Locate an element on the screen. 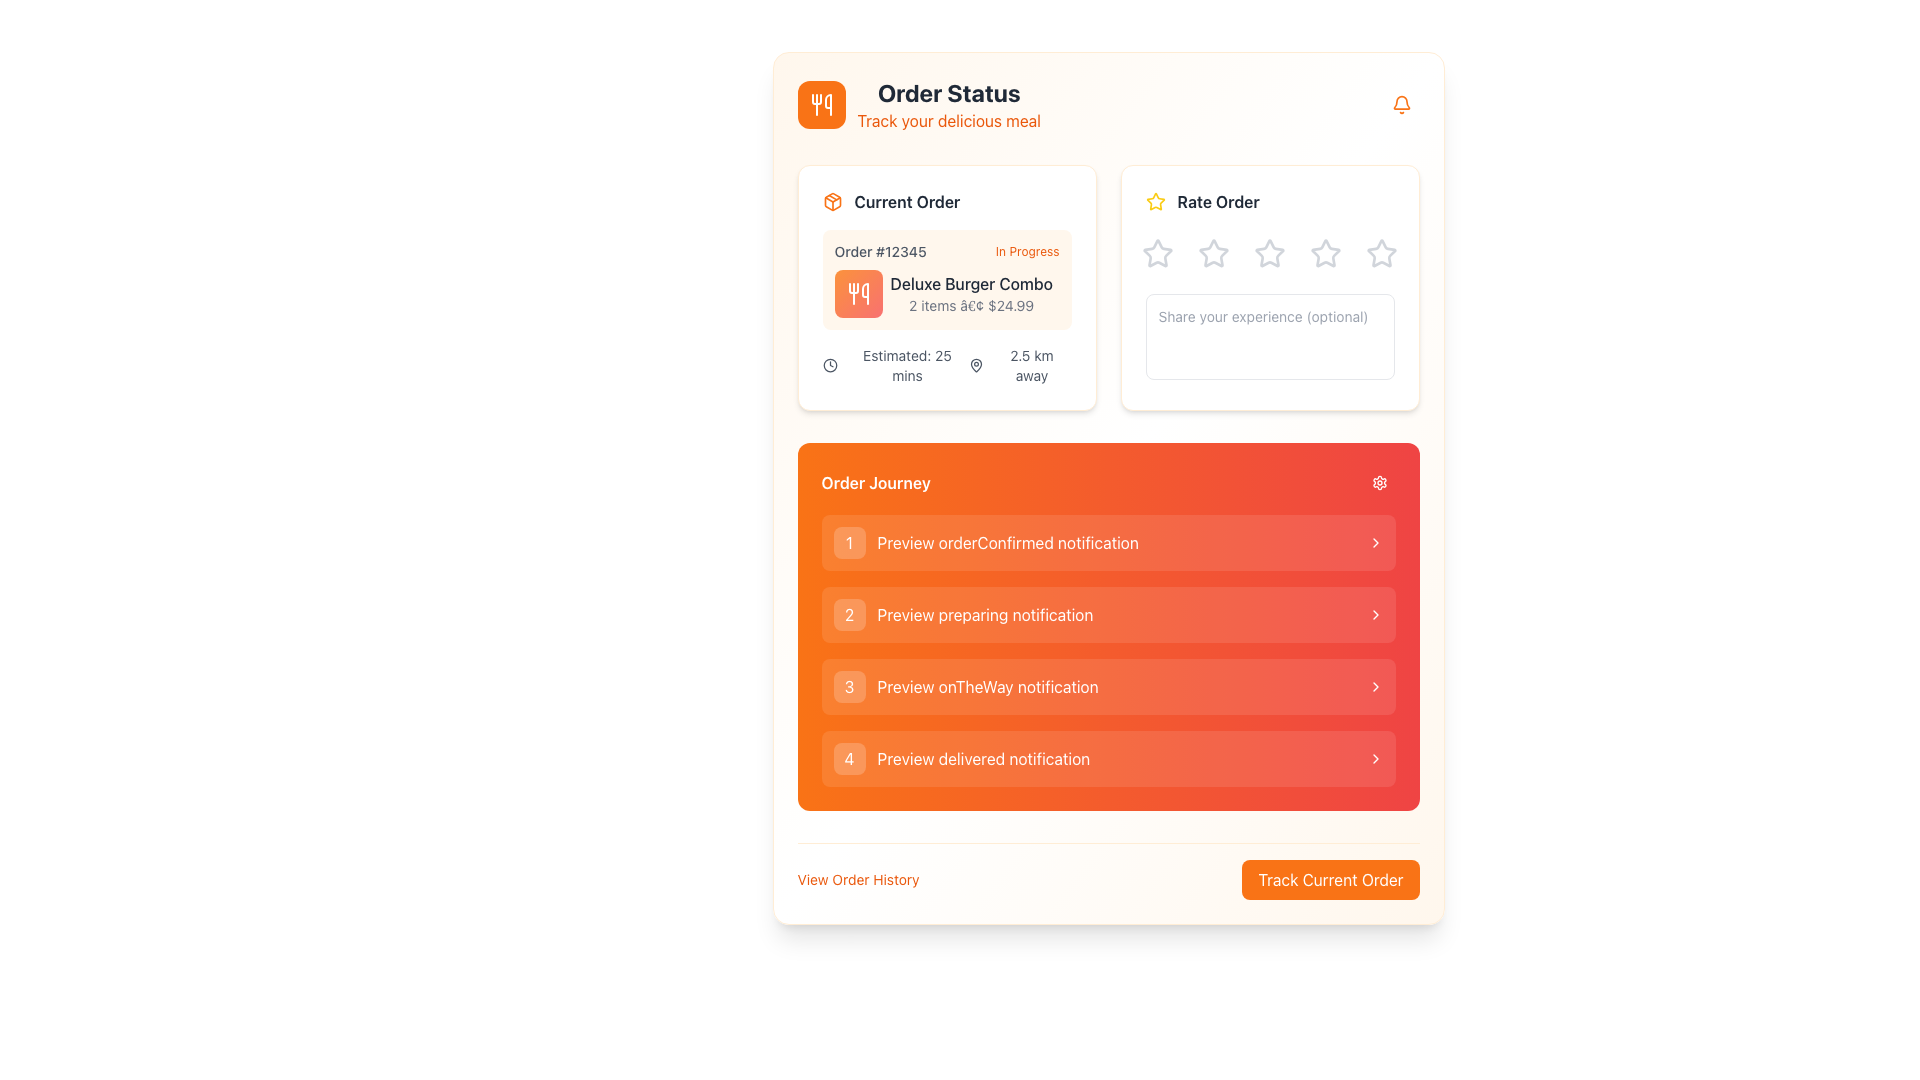  the first star icon in the 'Rate Order' section is located at coordinates (1157, 252).